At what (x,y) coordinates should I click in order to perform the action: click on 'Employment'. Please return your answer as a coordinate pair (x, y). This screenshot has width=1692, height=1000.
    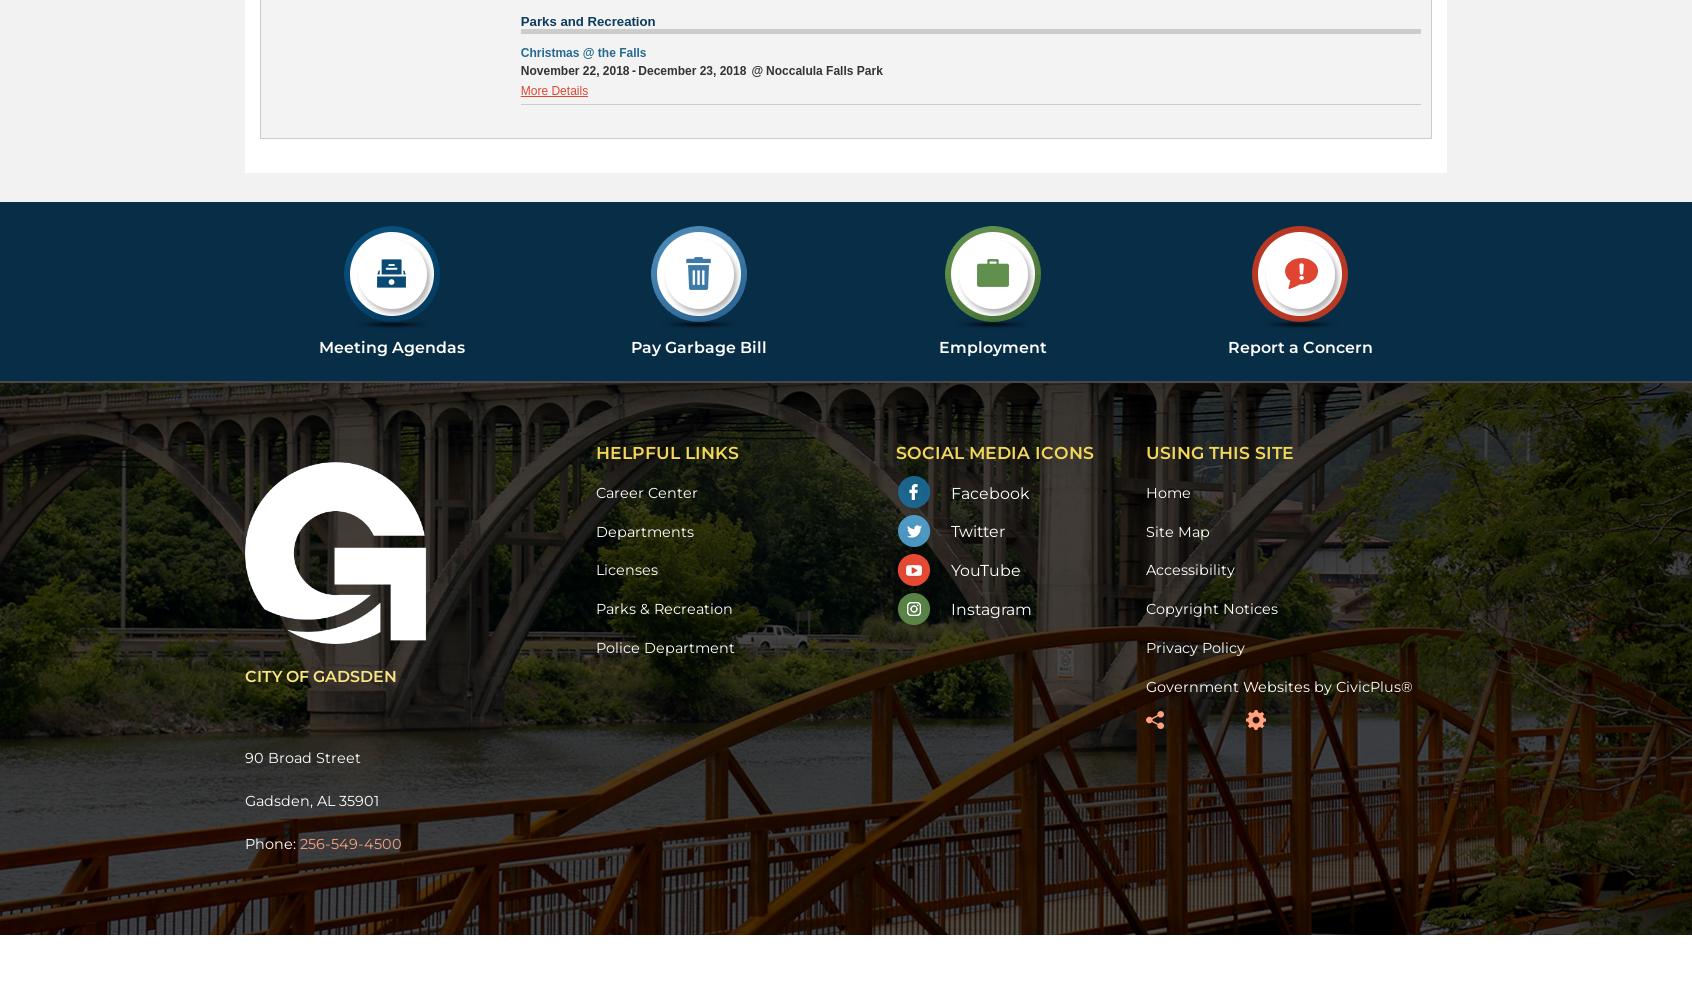
    Looking at the image, I should click on (938, 345).